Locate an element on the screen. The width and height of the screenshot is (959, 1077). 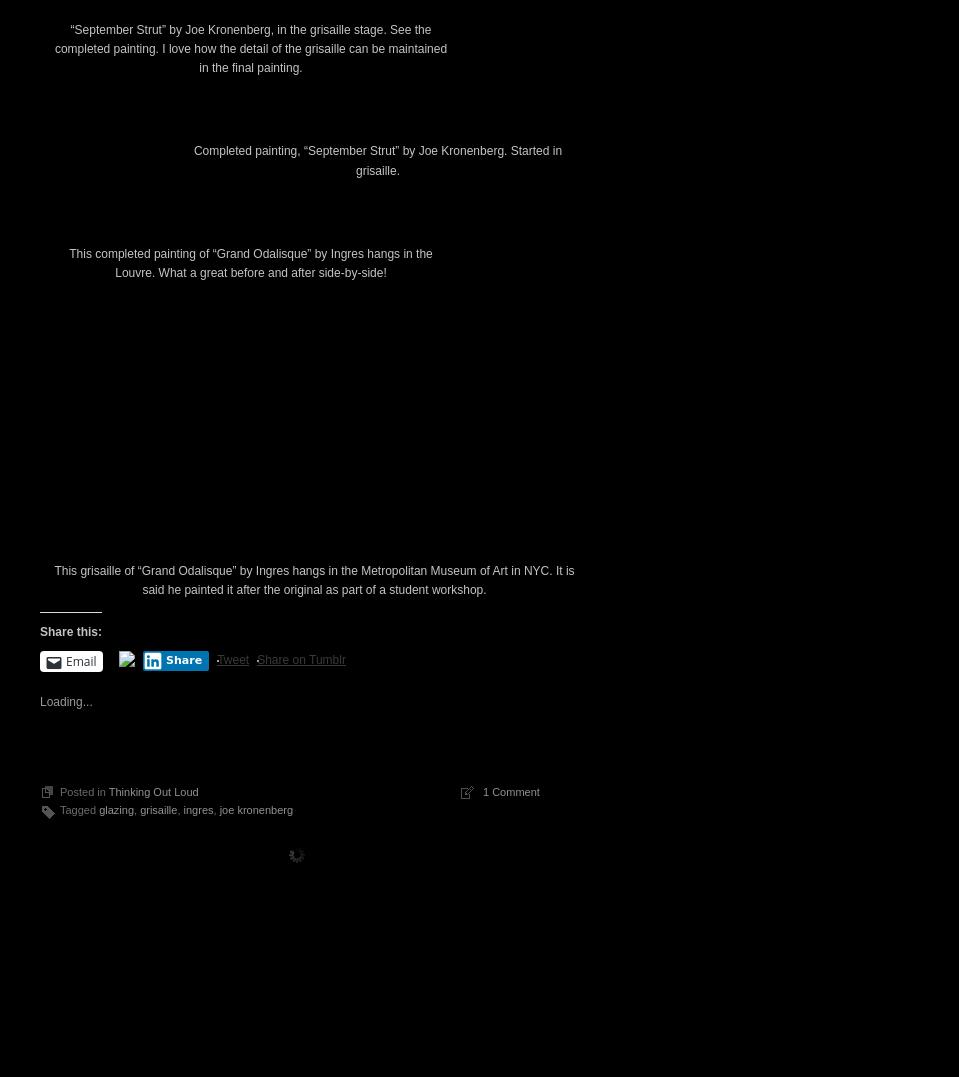
'This grisaille of “Grand Odalisque” by Ingres hangs in the Metropolitan Museum of Art in NYC. It is said he painted it after the original as part of a student workshop.' is located at coordinates (312, 920).